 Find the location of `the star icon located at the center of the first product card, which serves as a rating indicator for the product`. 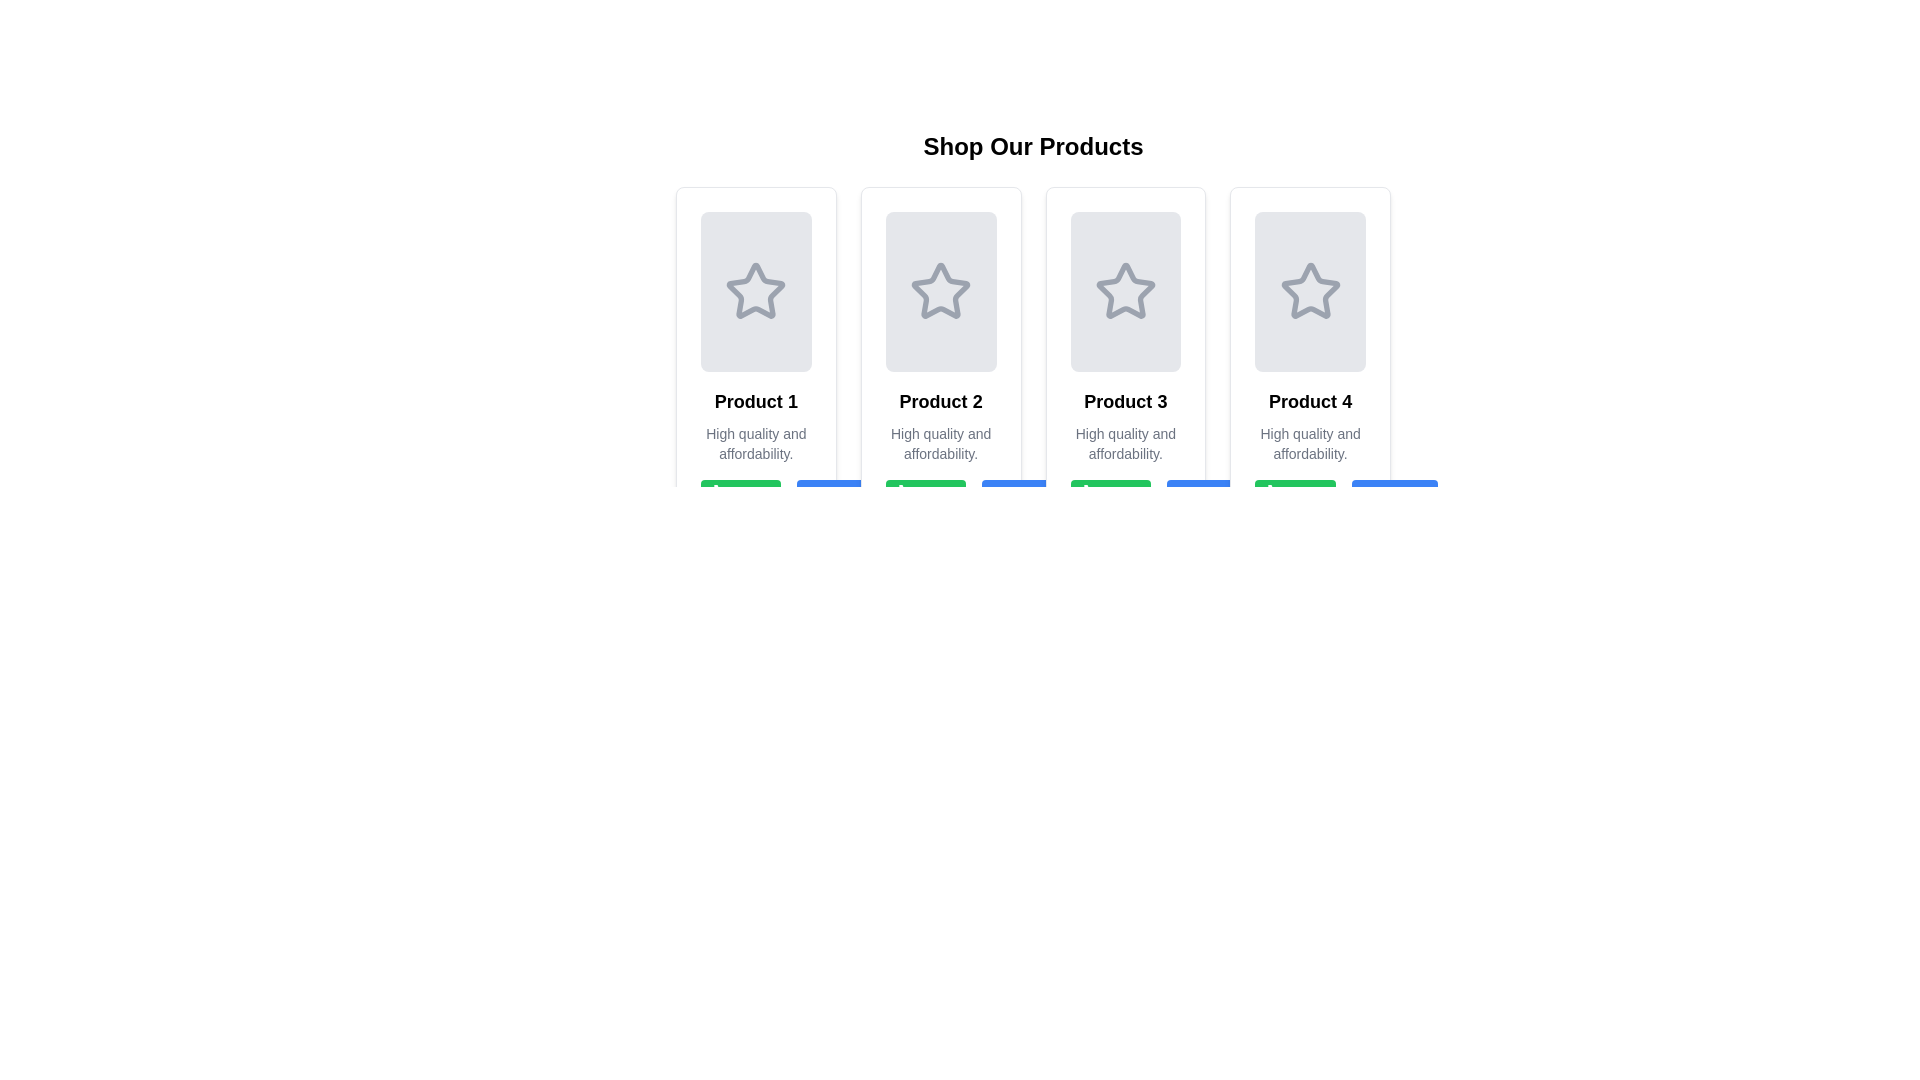

the star icon located at the center of the first product card, which serves as a rating indicator for the product is located at coordinates (755, 292).